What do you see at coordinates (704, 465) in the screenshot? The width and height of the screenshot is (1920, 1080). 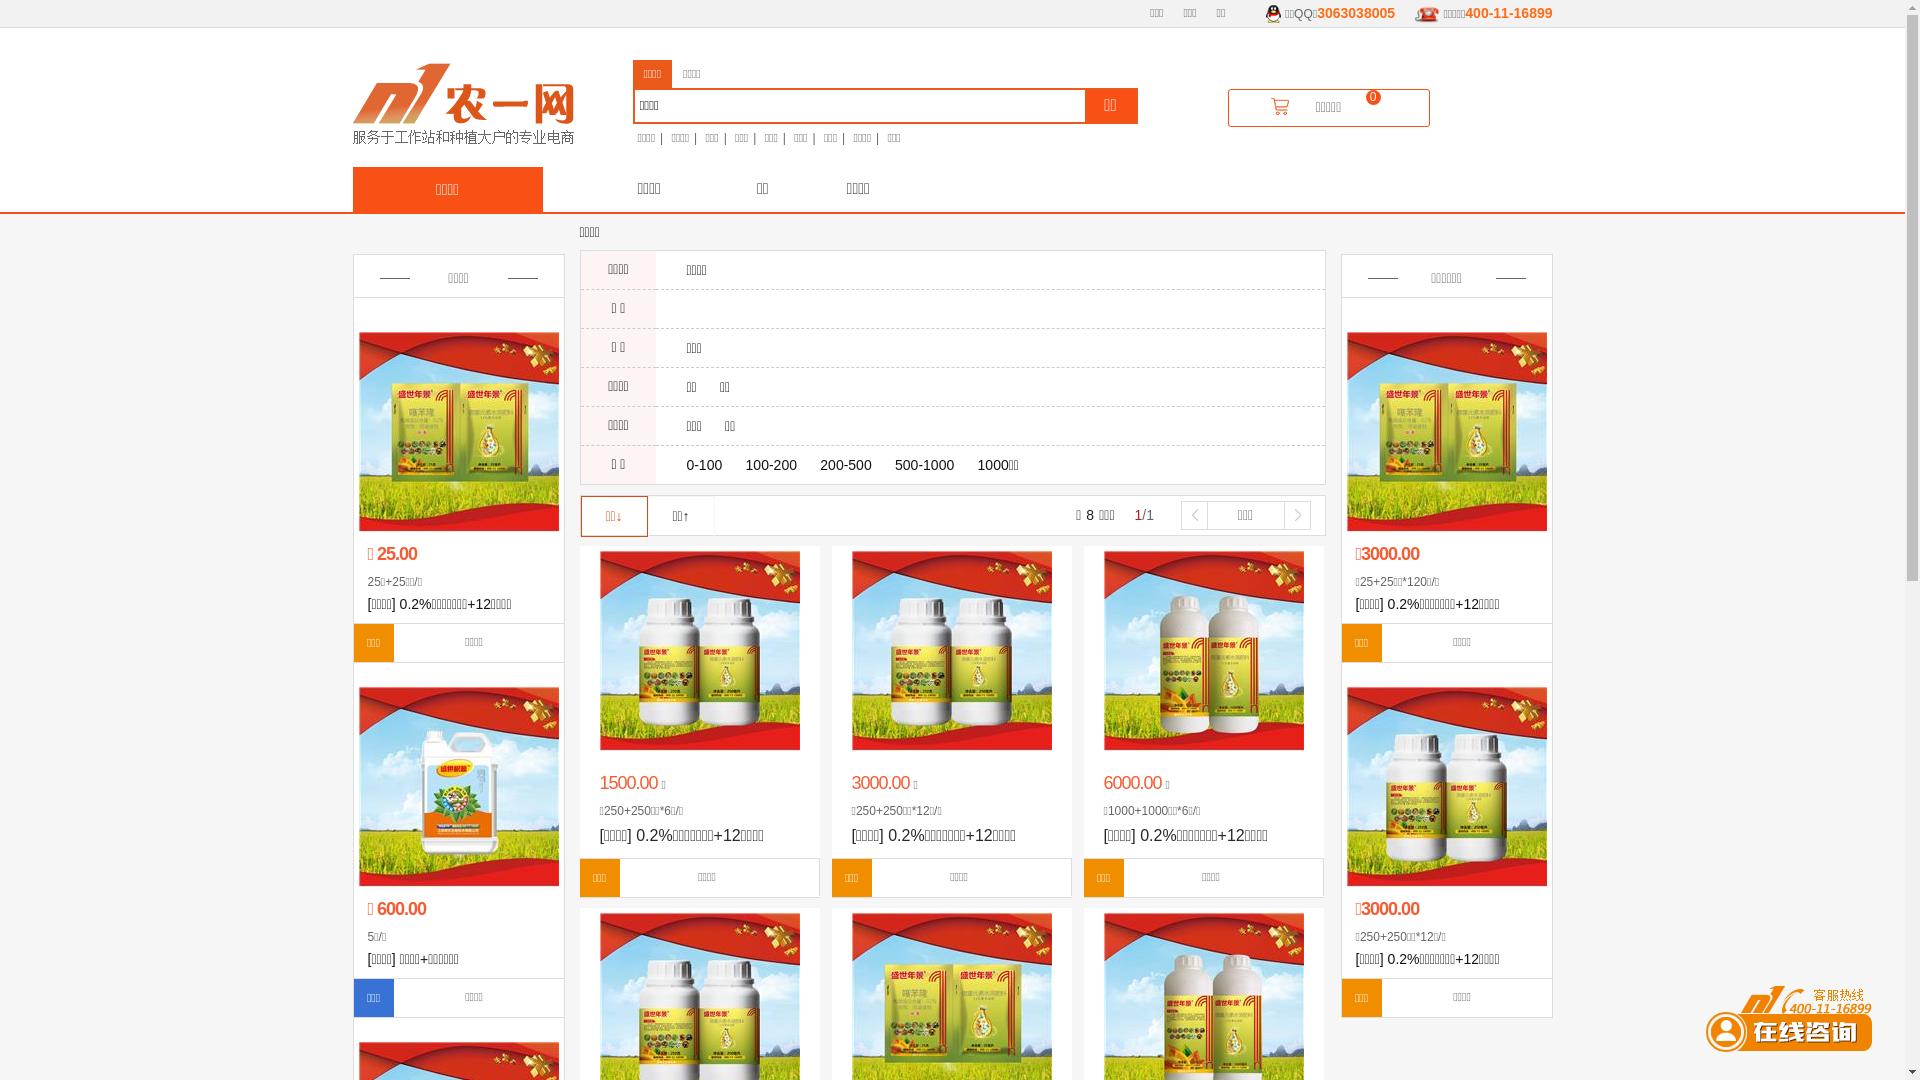 I see `'0-100'` at bounding box center [704, 465].